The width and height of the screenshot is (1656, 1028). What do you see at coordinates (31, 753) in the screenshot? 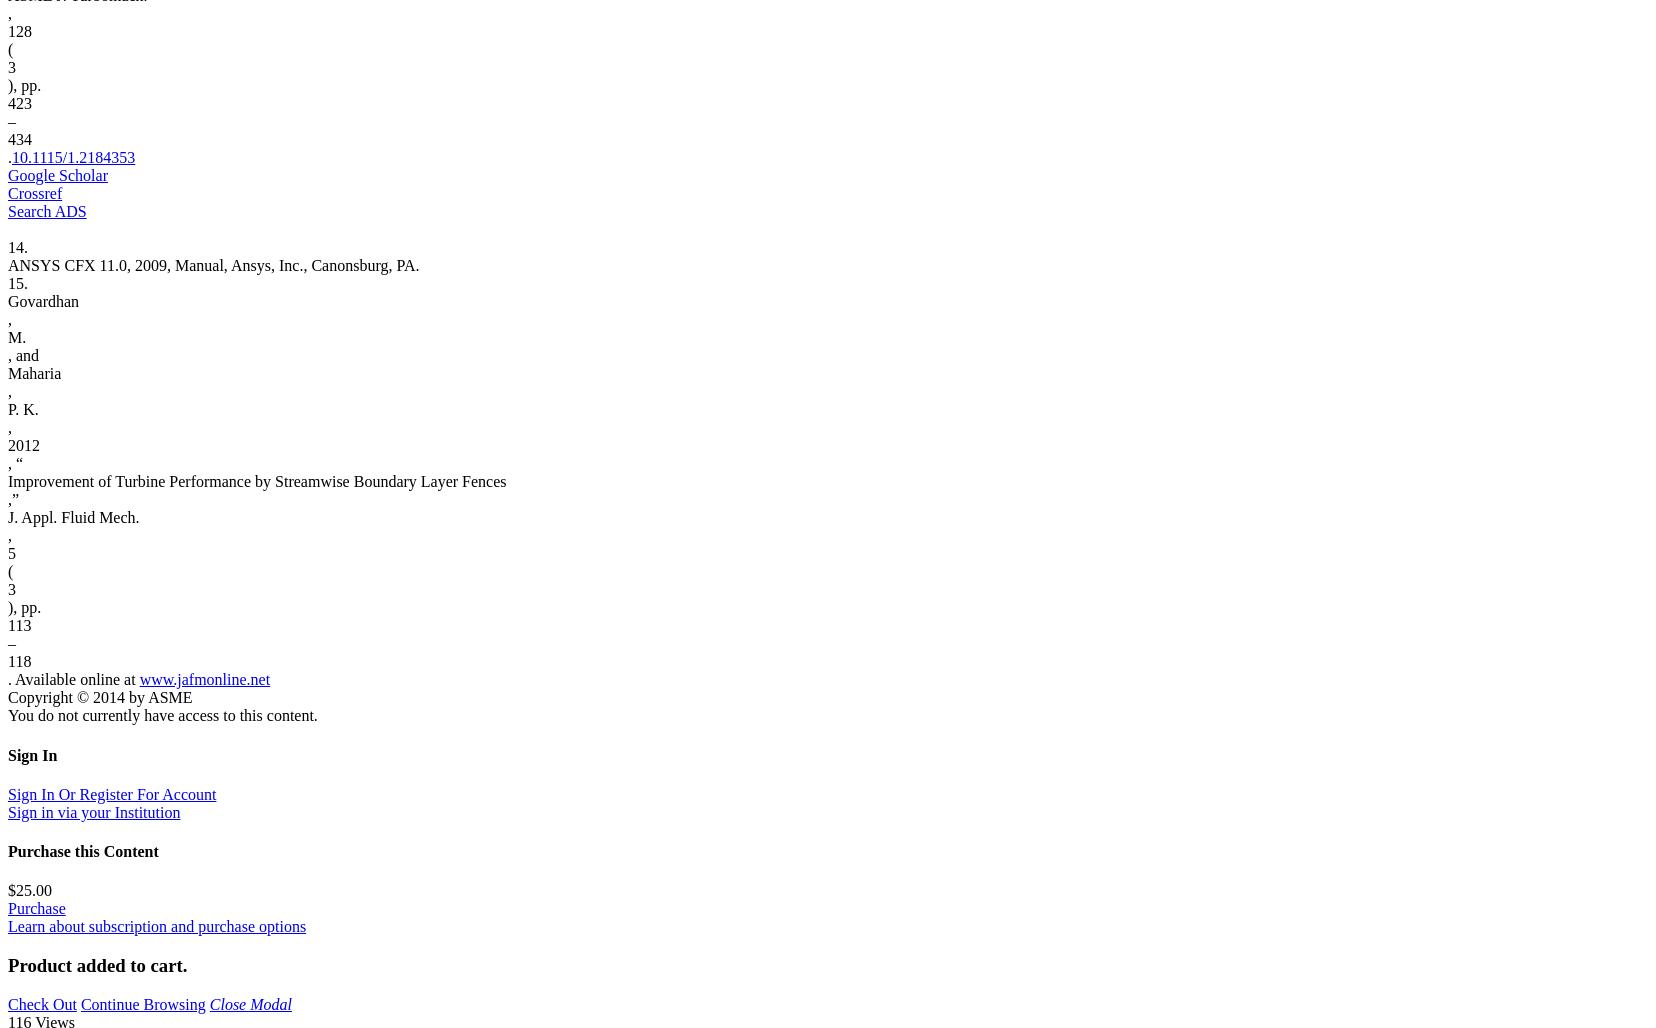
I see `'Sign In'` at bounding box center [31, 753].